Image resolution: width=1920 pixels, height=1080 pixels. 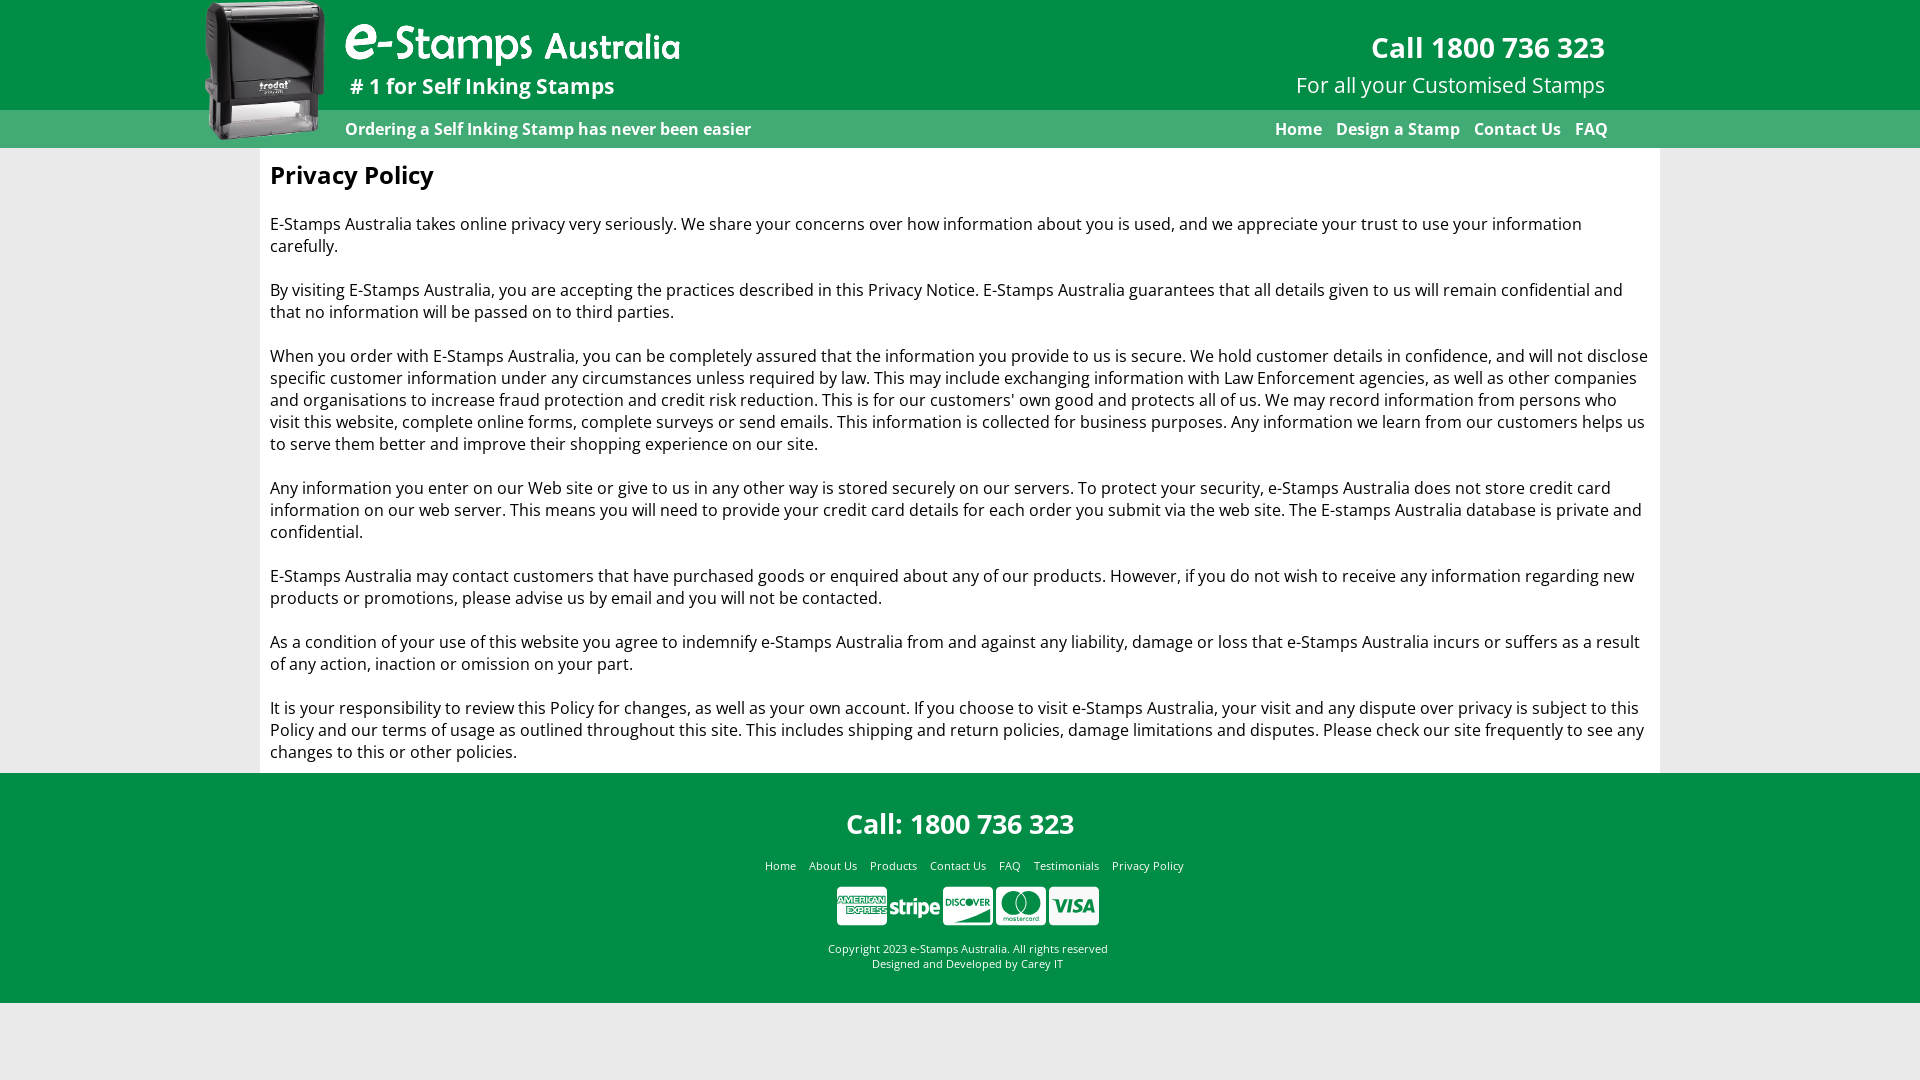 I want to click on 'Testimonials', so click(x=1065, y=865).